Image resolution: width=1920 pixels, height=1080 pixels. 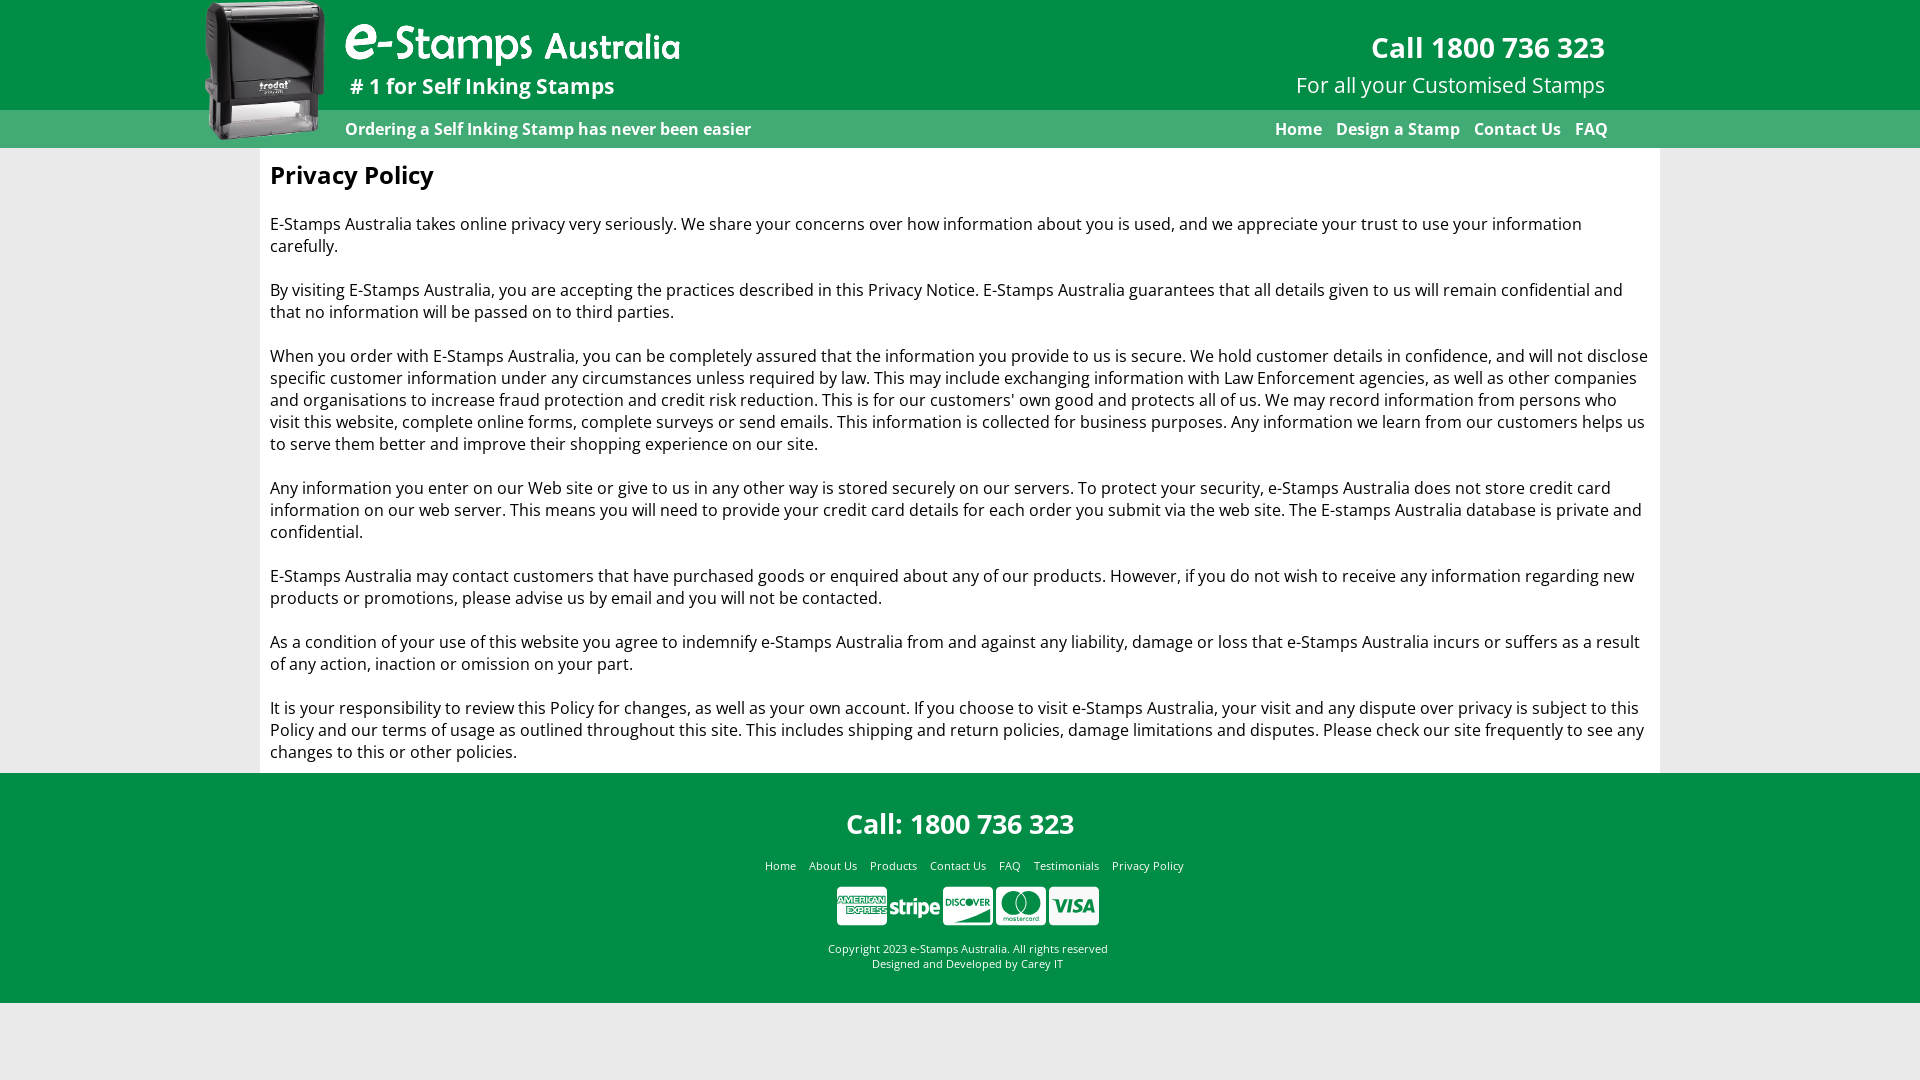 I want to click on 'Testimonials', so click(x=1065, y=865).